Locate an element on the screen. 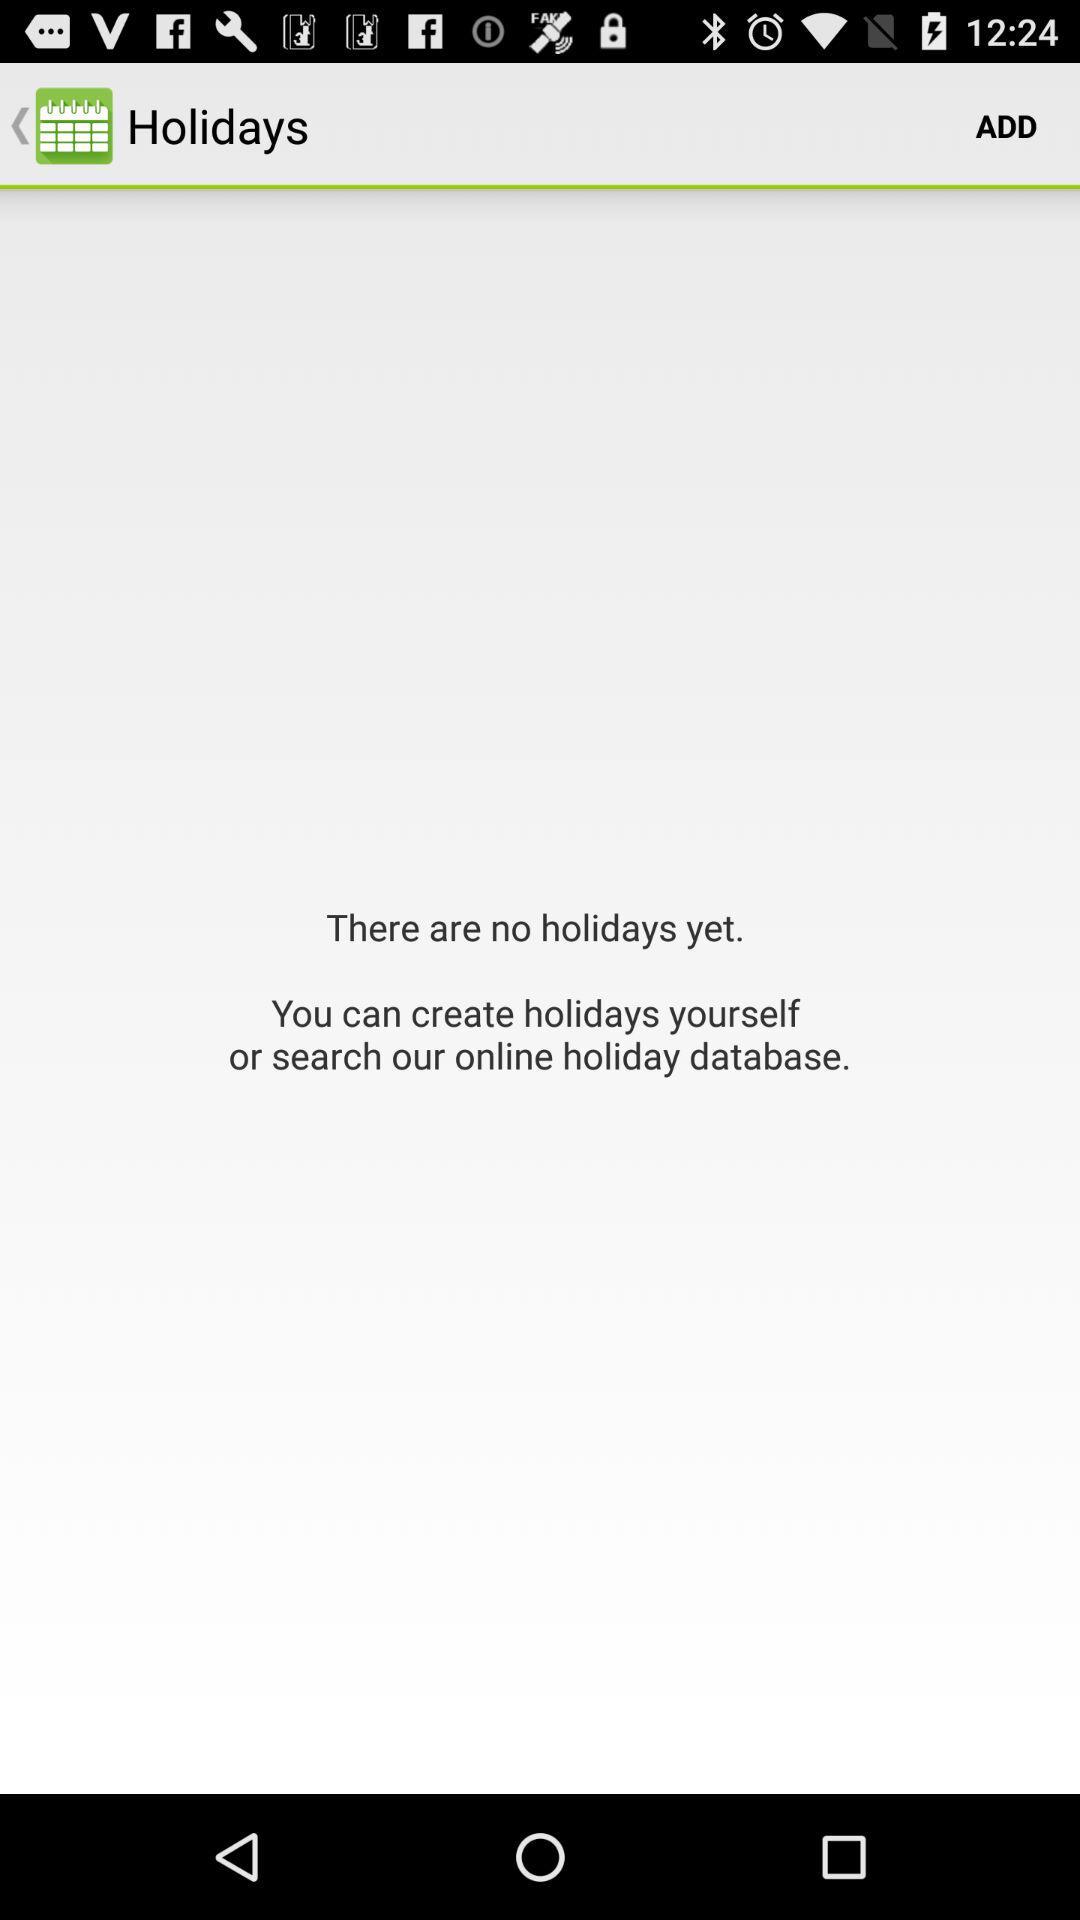  icon at the top right corner is located at coordinates (1006, 124).